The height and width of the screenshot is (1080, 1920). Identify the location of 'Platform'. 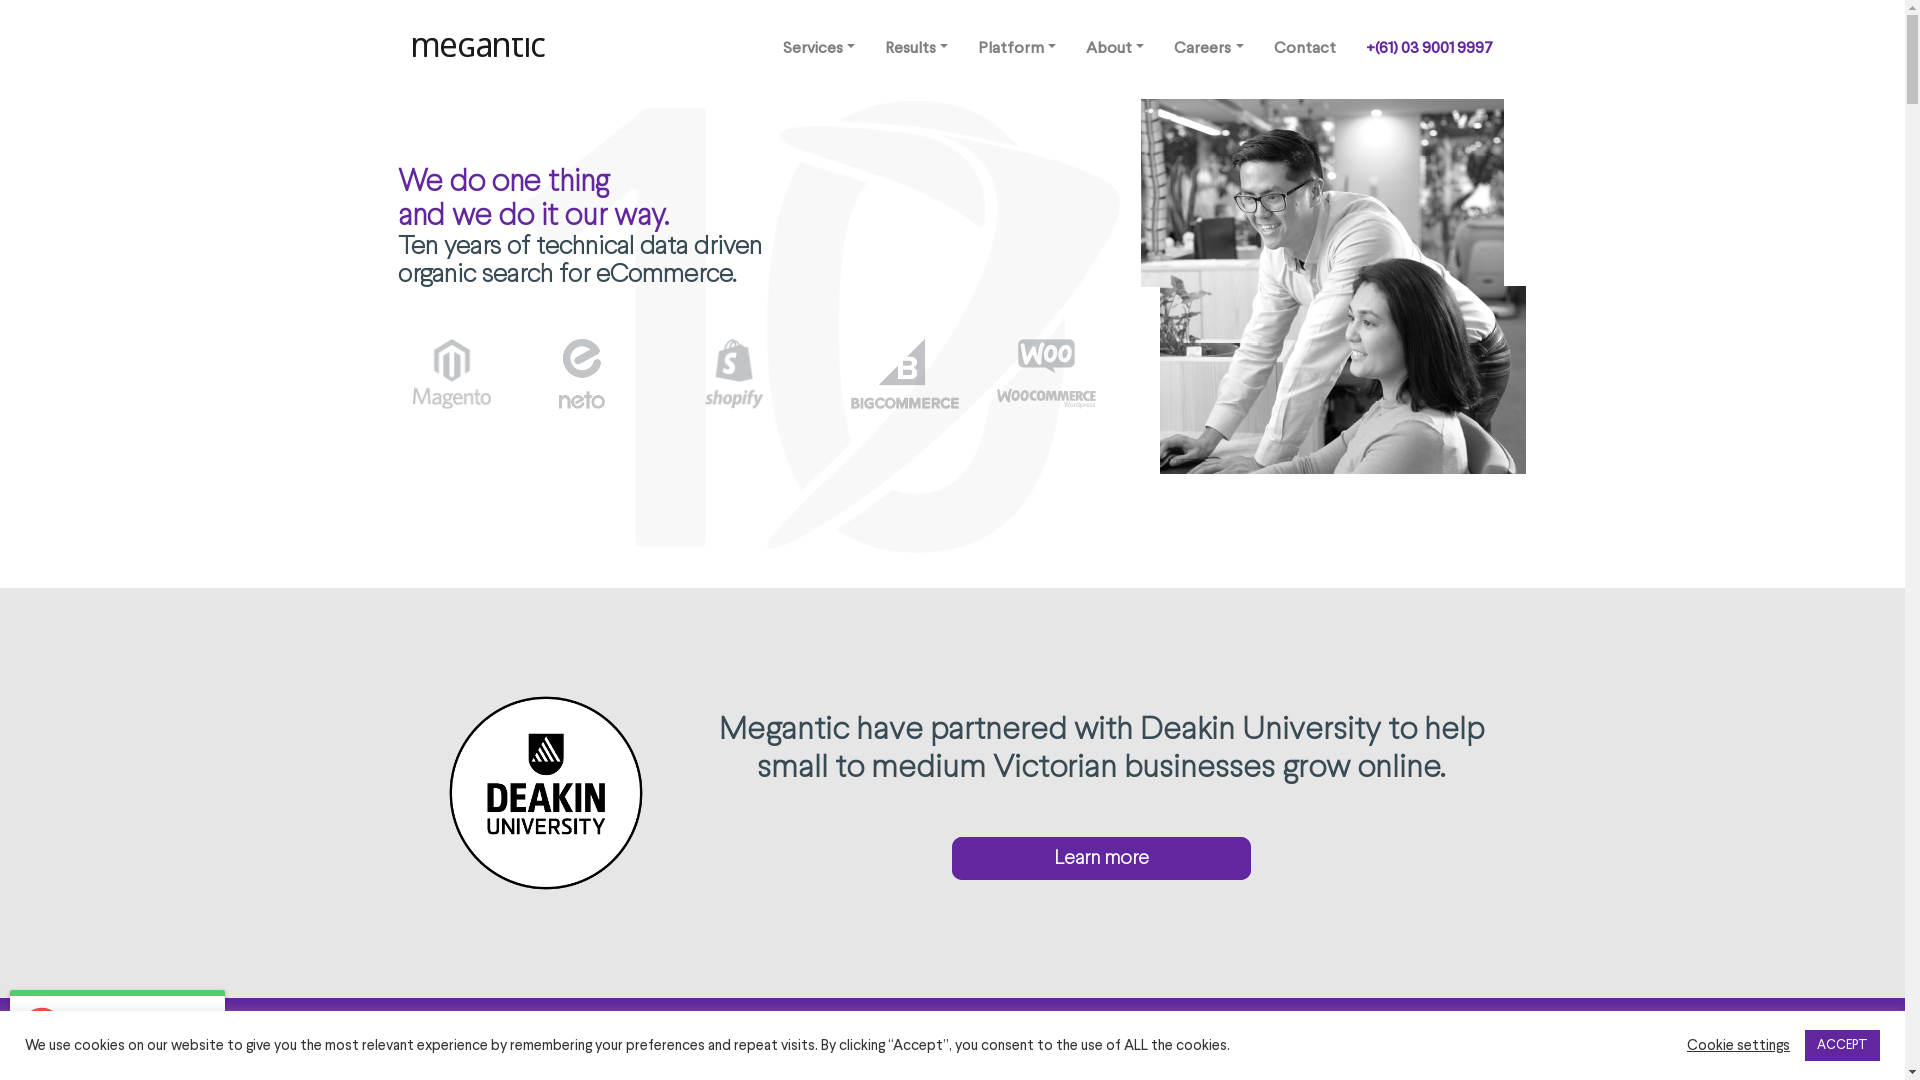
(1017, 48).